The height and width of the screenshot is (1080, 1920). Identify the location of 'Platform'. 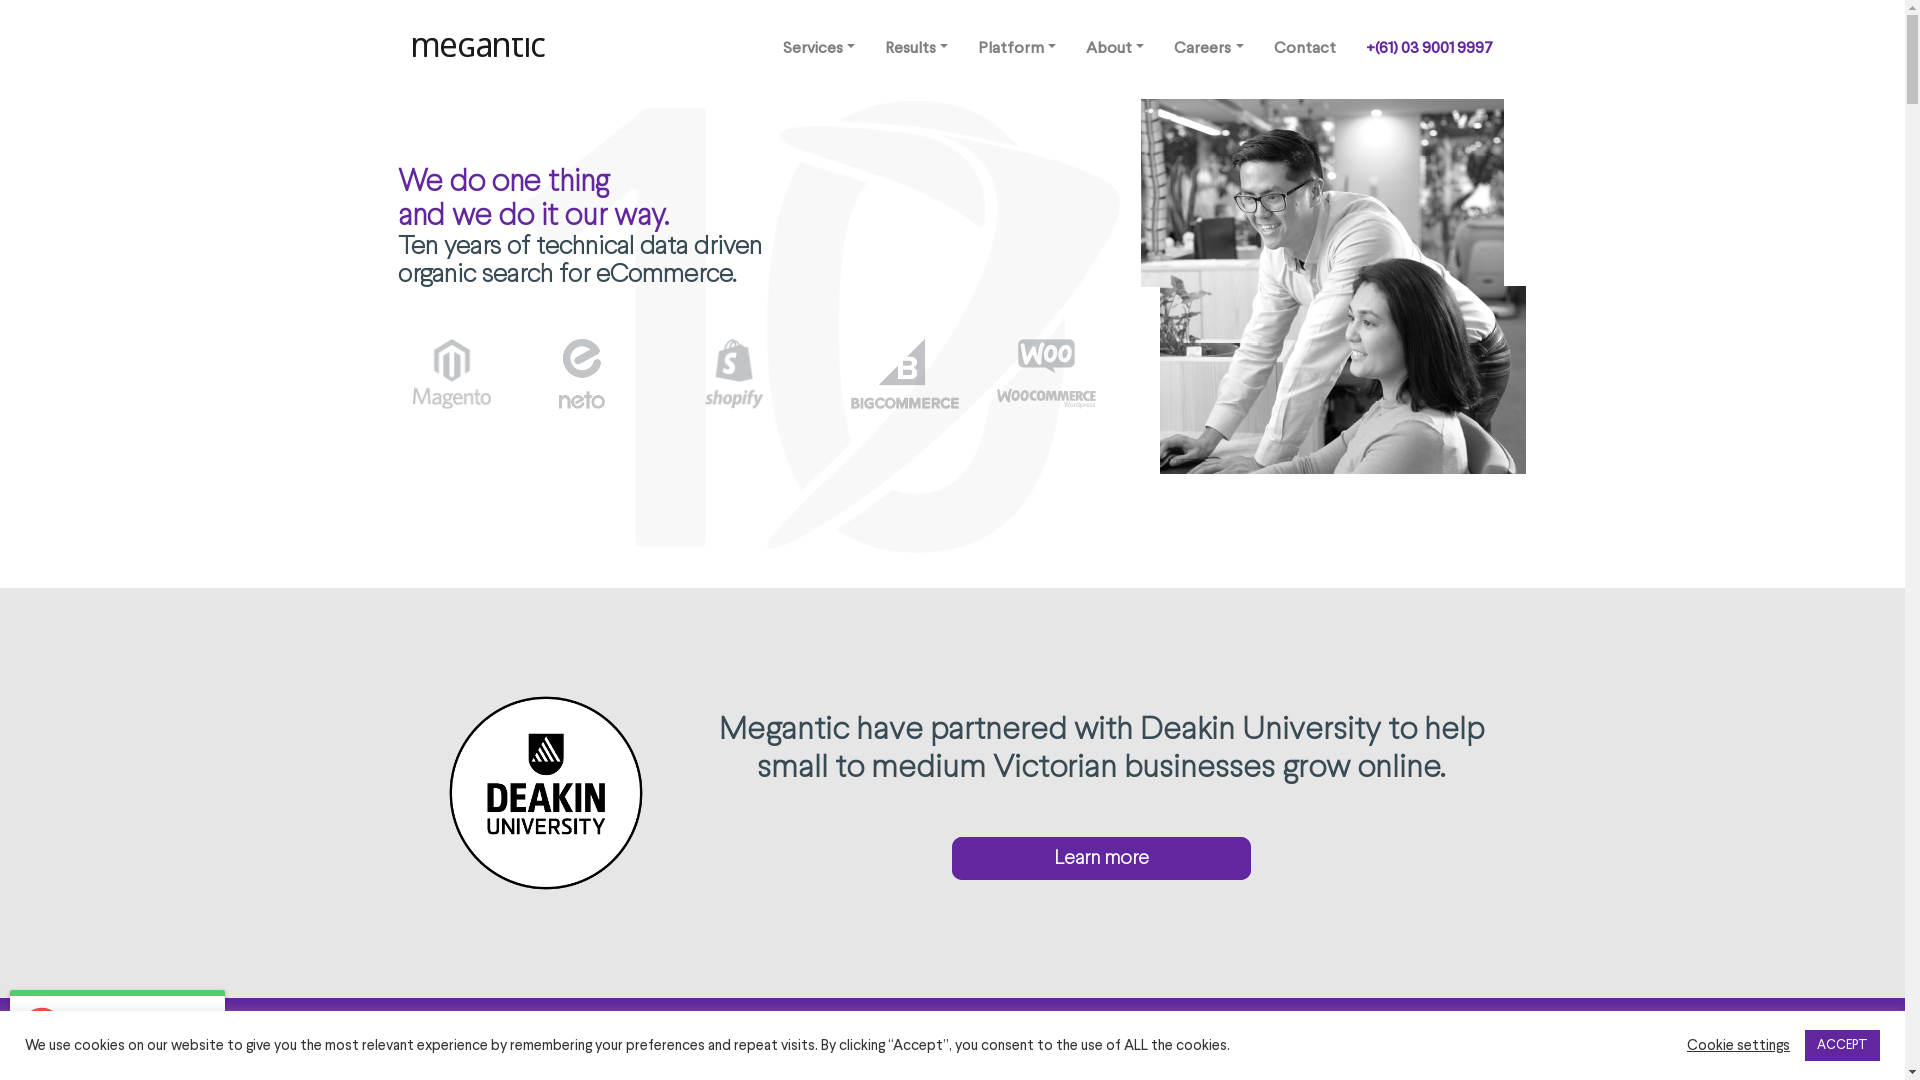
(1017, 48).